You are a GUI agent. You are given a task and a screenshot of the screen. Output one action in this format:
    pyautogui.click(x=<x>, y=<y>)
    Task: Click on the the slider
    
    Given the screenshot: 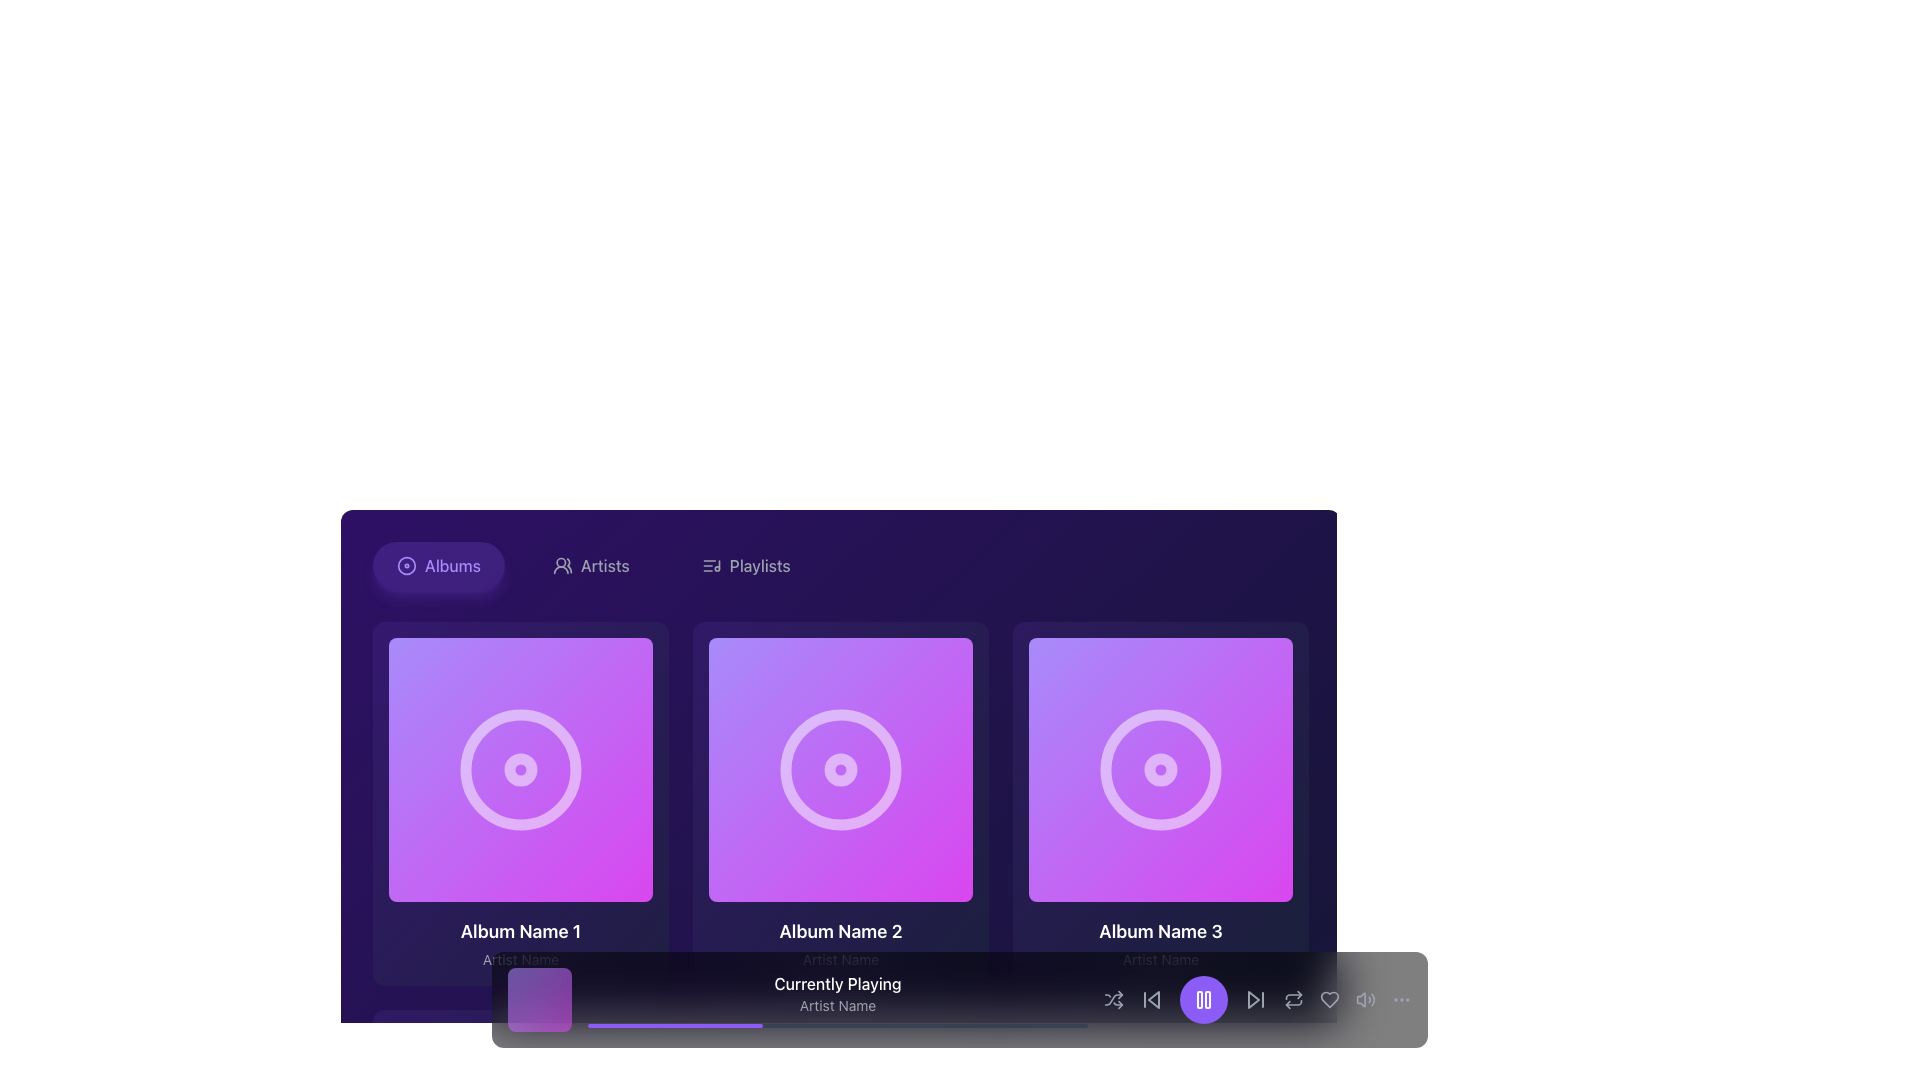 What is the action you would take?
    pyautogui.click(x=722, y=1026)
    